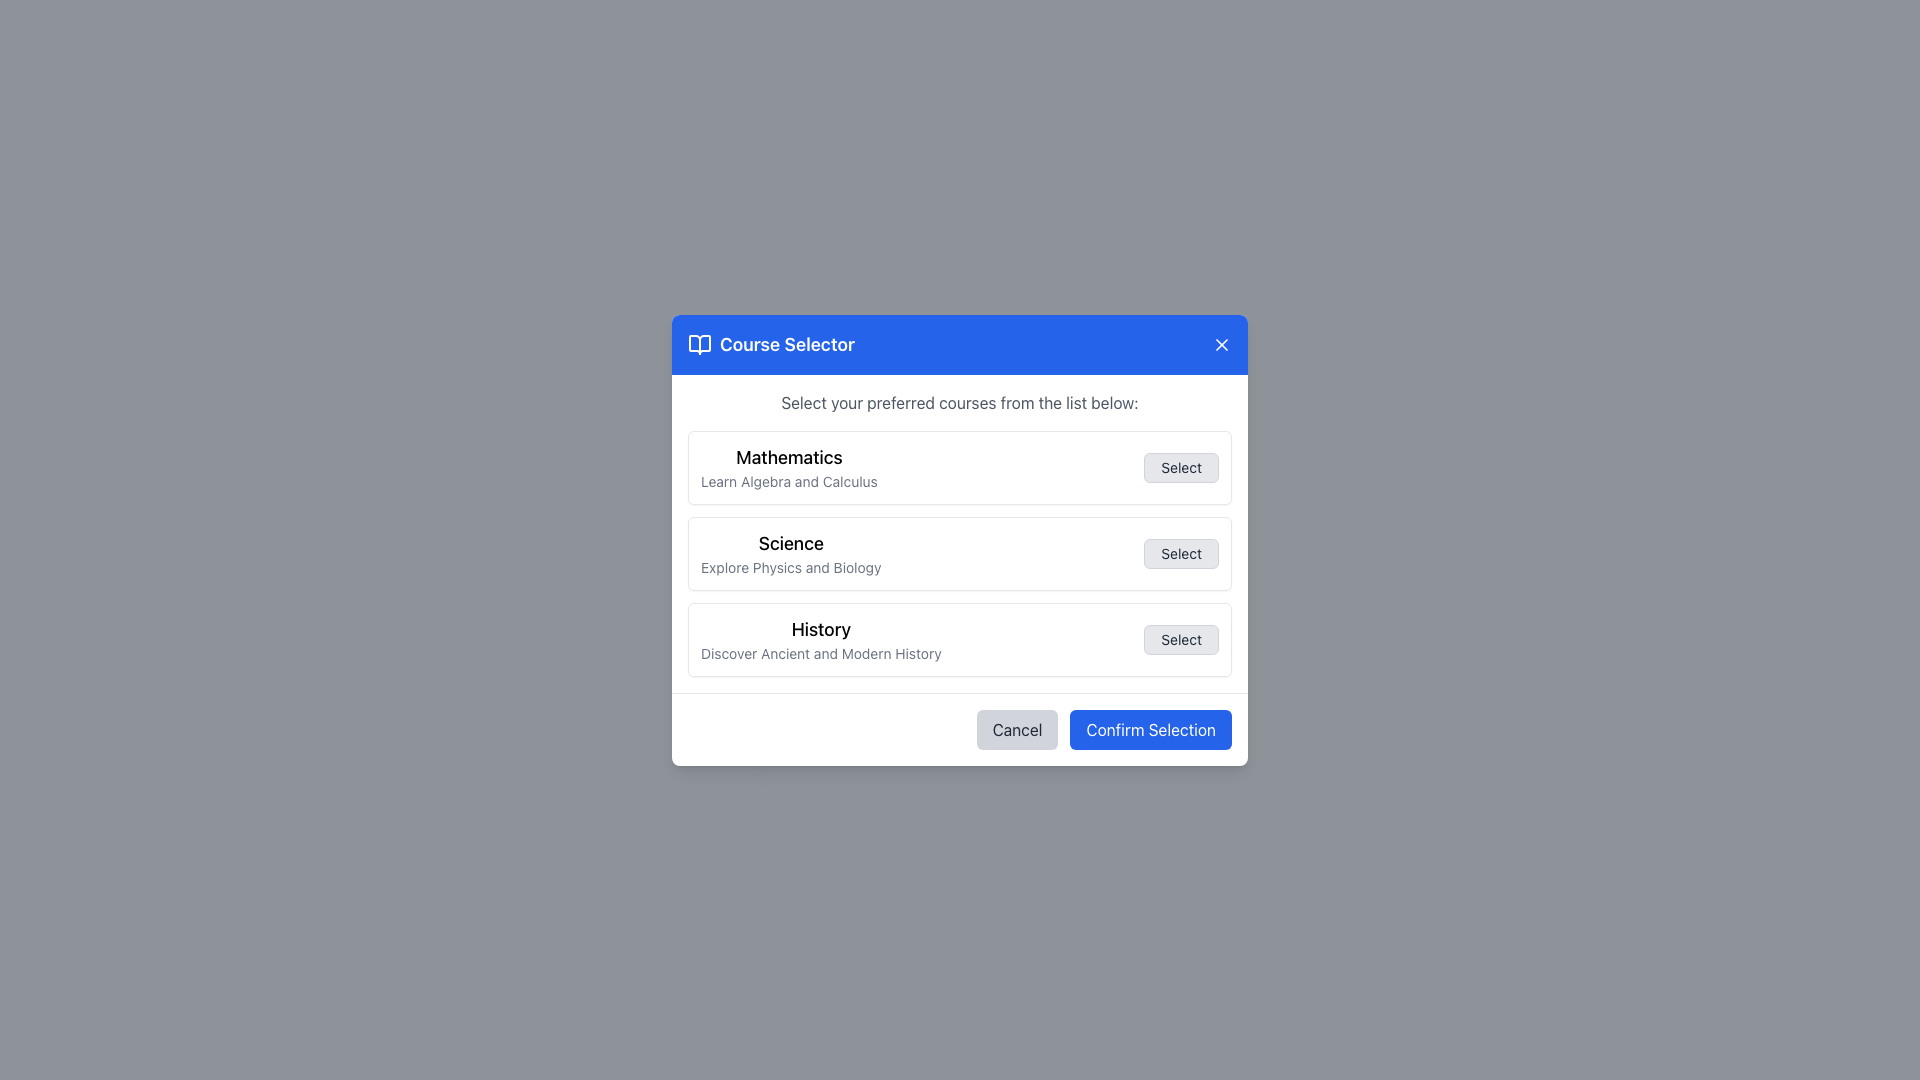  Describe the element at coordinates (790, 543) in the screenshot. I see `the text label displaying the word 'Science' in bold, located in the second list item of the 'Course Selector' dialog box` at that location.